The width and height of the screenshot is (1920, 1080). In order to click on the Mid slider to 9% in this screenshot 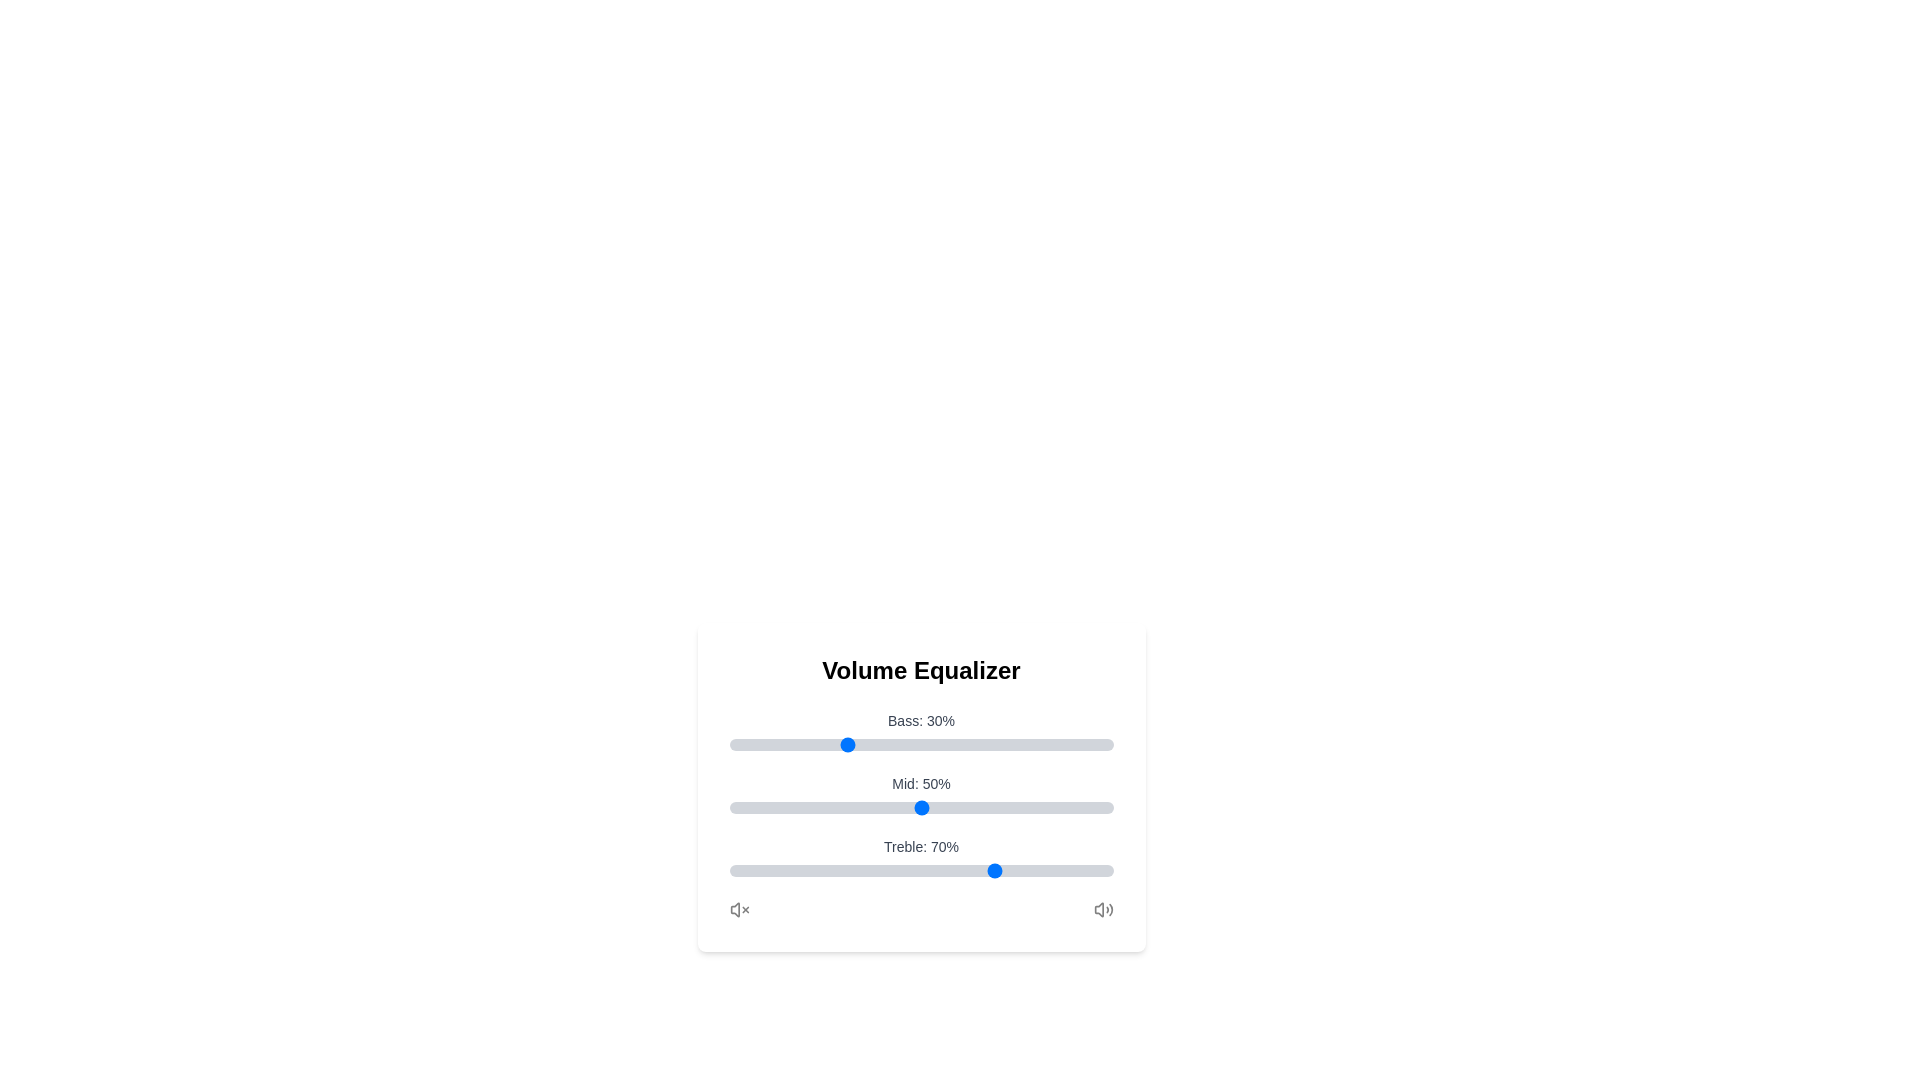, I will do `click(762, 806)`.